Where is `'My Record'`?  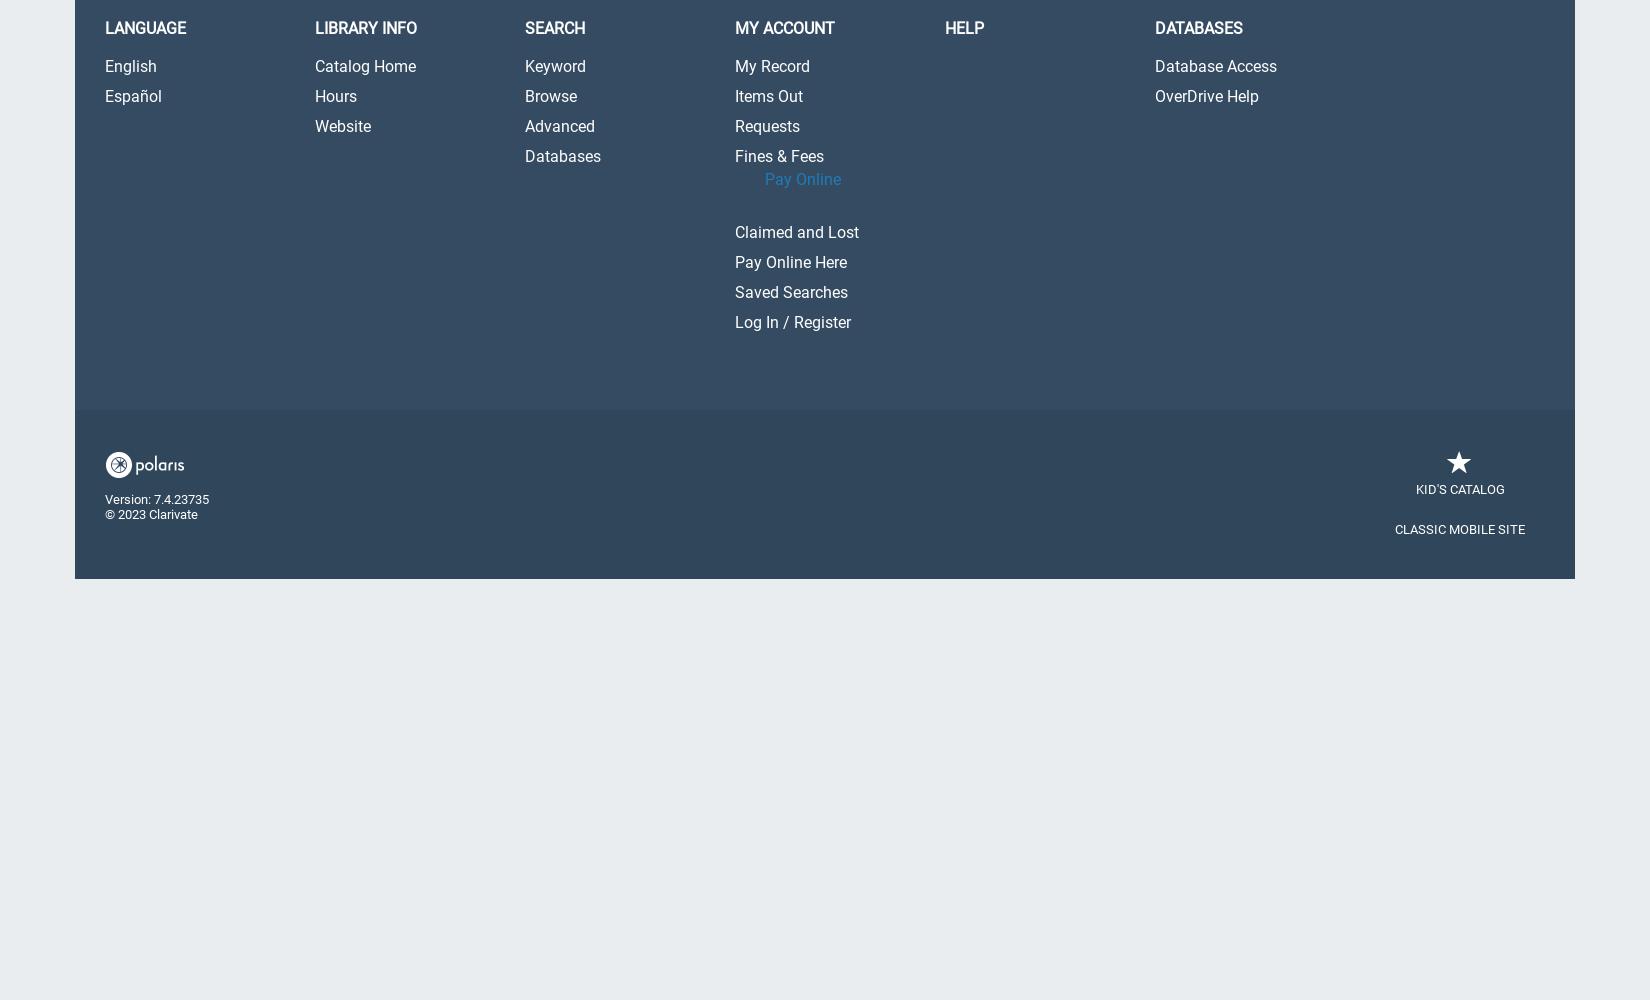 'My Record' is located at coordinates (771, 65).